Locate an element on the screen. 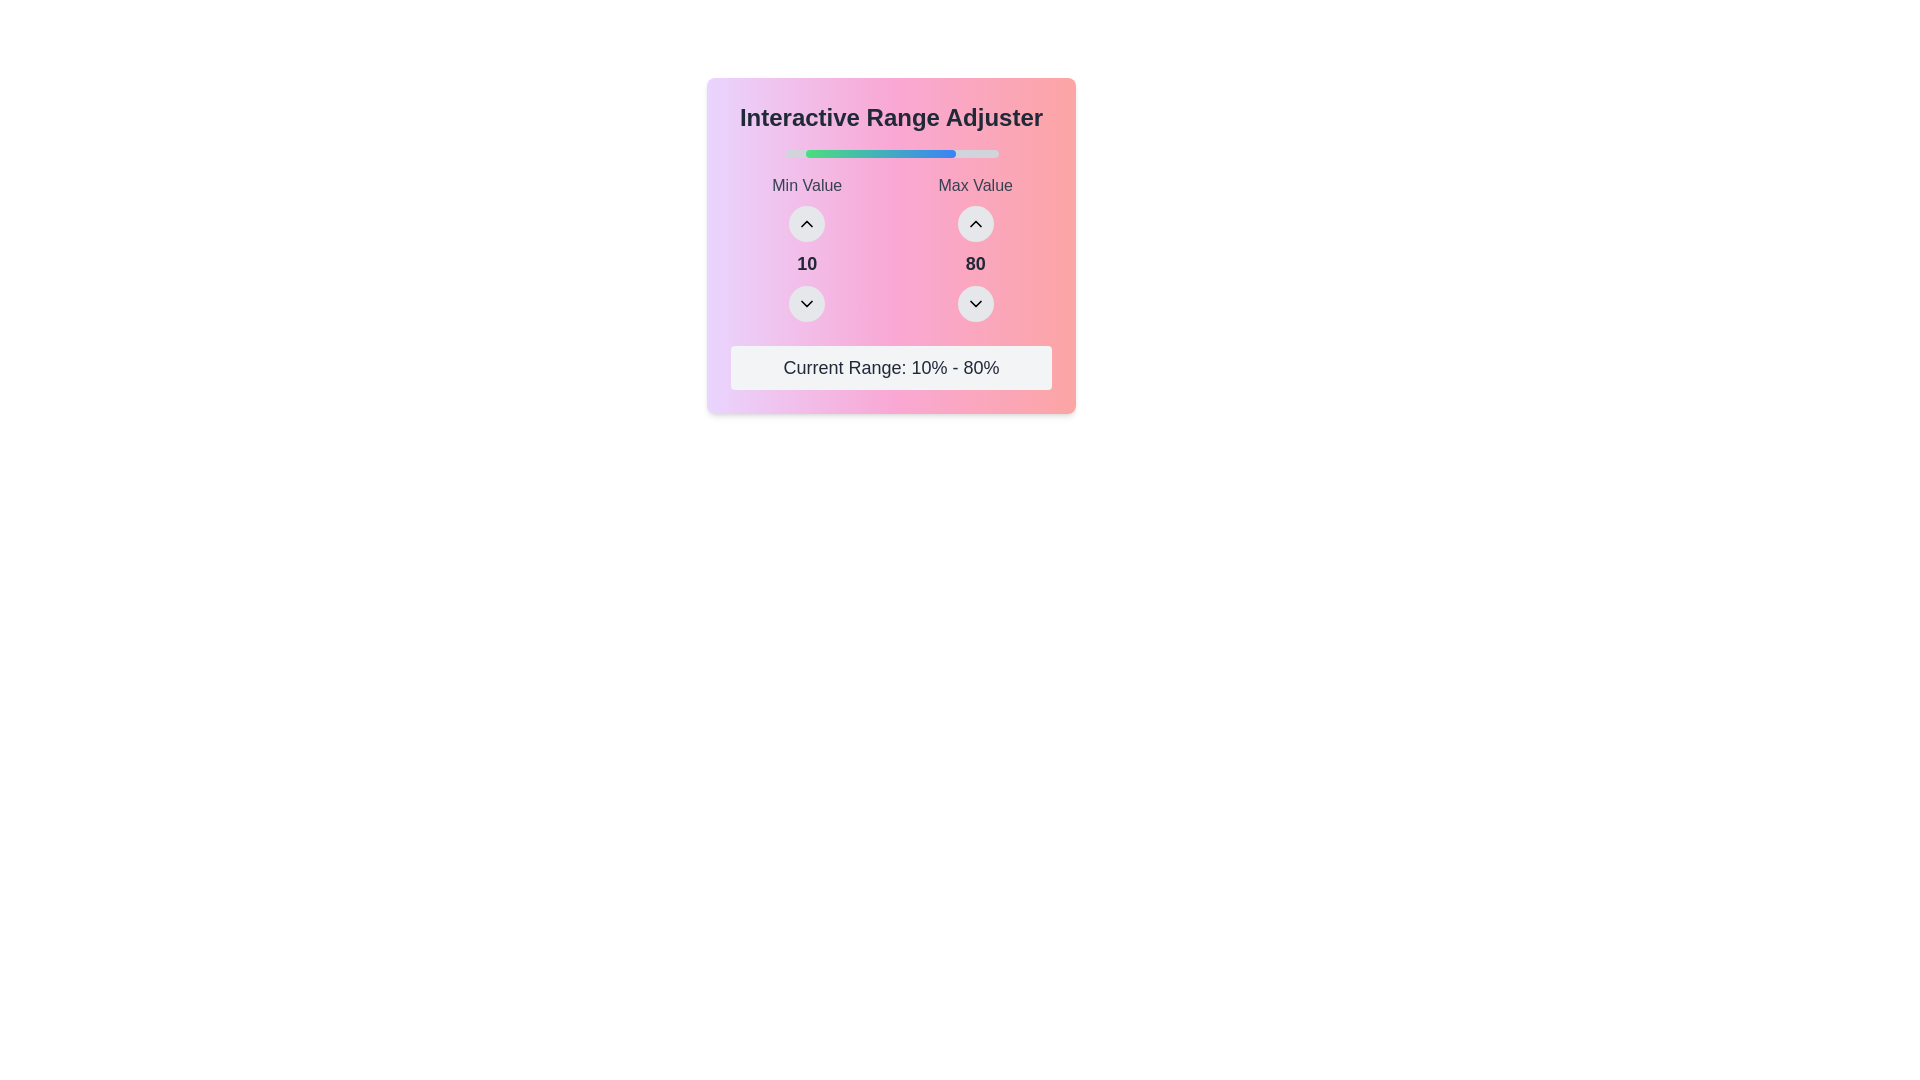 The width and height of the screenshot is (1920, 1080). the 'Min Value' increment button located below the 'Min Value' label and above the numerical value '10' is located at coordinates (807, 223).